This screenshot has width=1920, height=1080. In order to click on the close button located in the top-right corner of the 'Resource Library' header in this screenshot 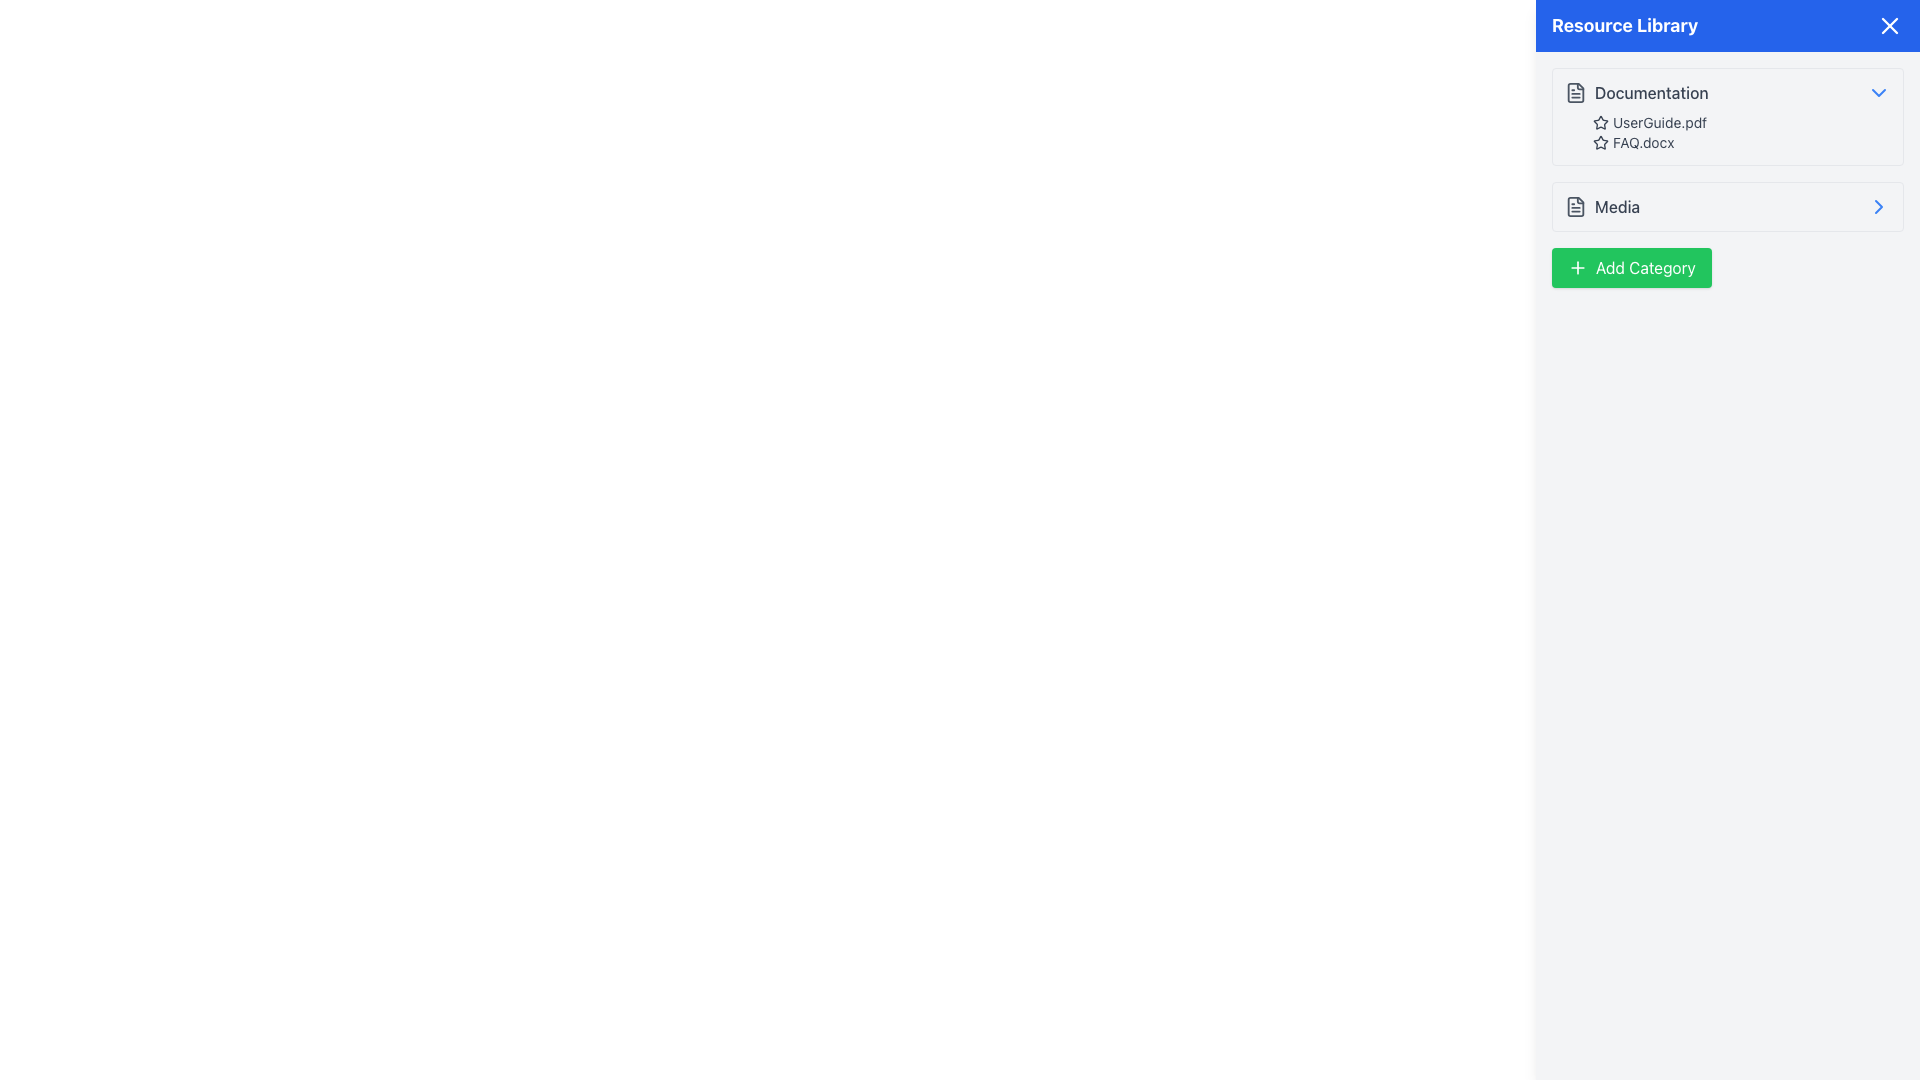, I will do `click(1889, 26)`.